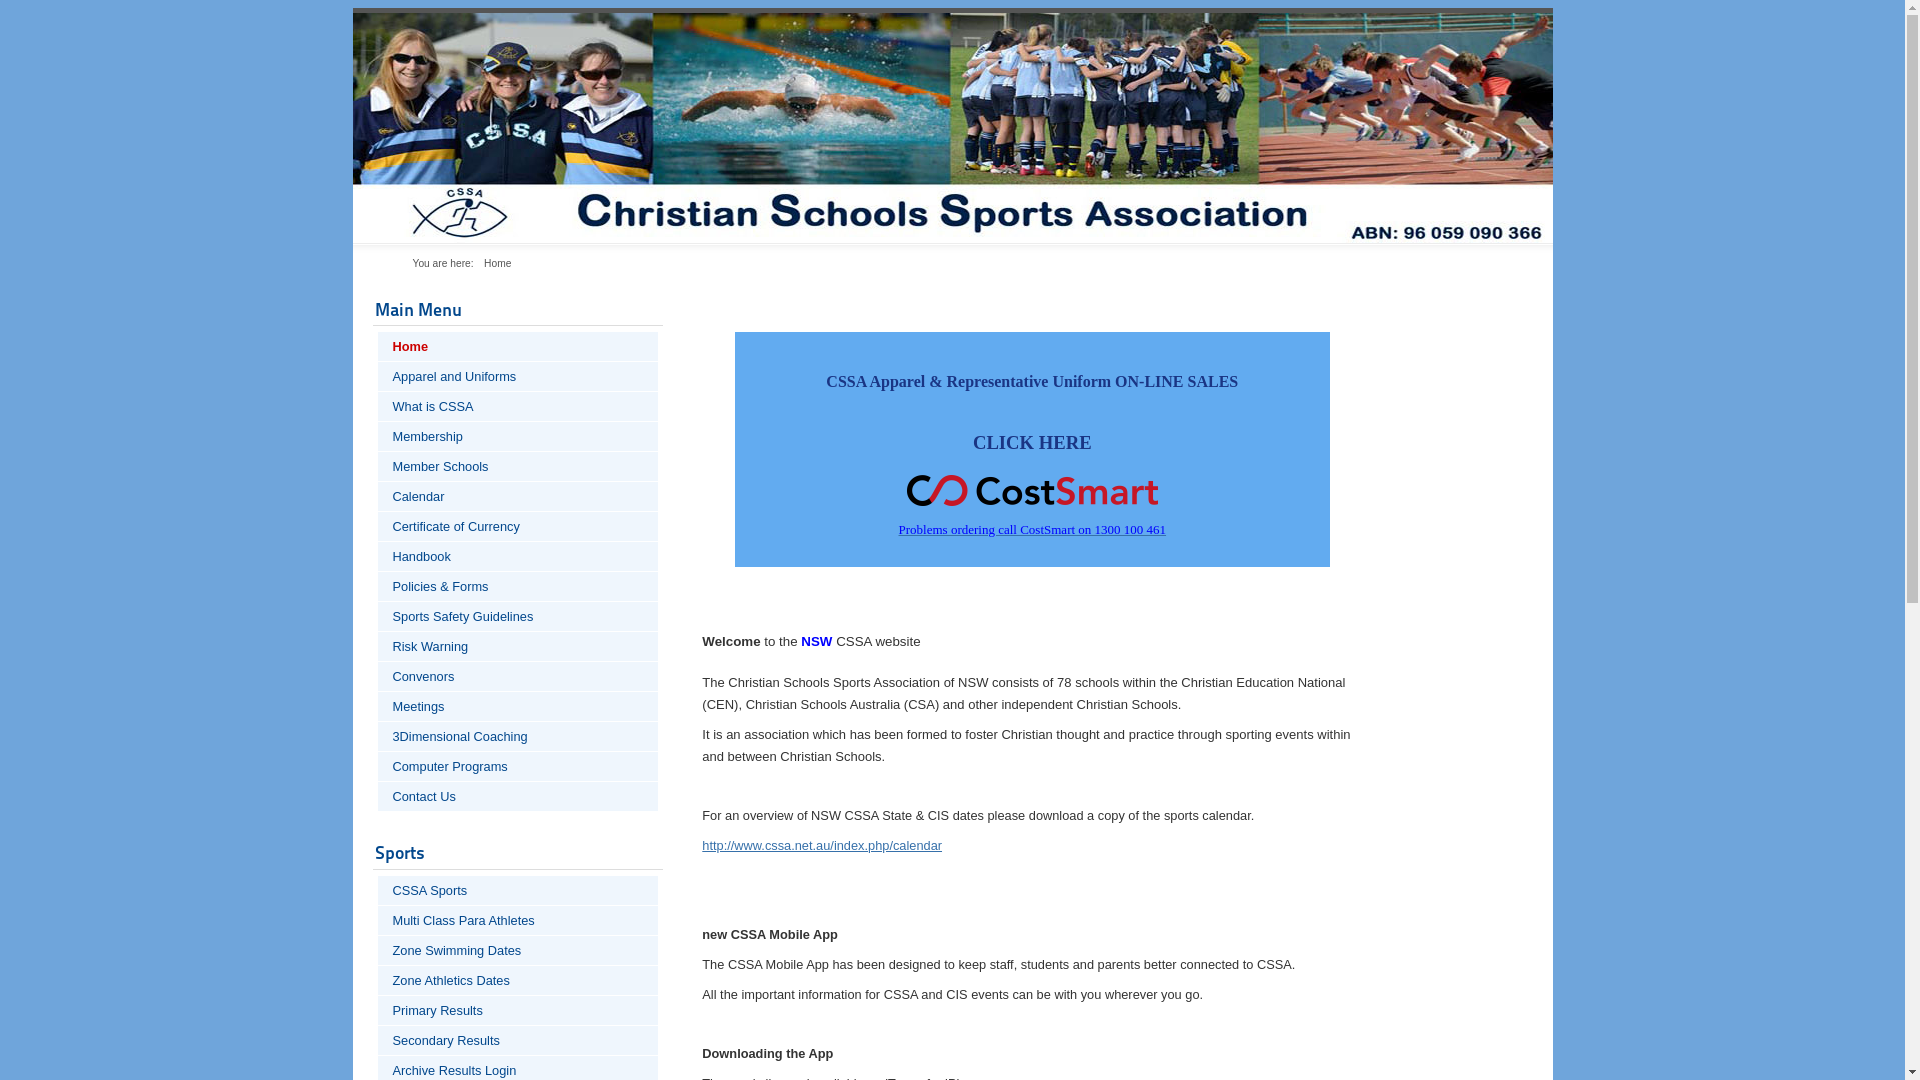  Describe the element at coordinates (518, 1039) in the screenshot. I see `'Secondary Results'` at that location.